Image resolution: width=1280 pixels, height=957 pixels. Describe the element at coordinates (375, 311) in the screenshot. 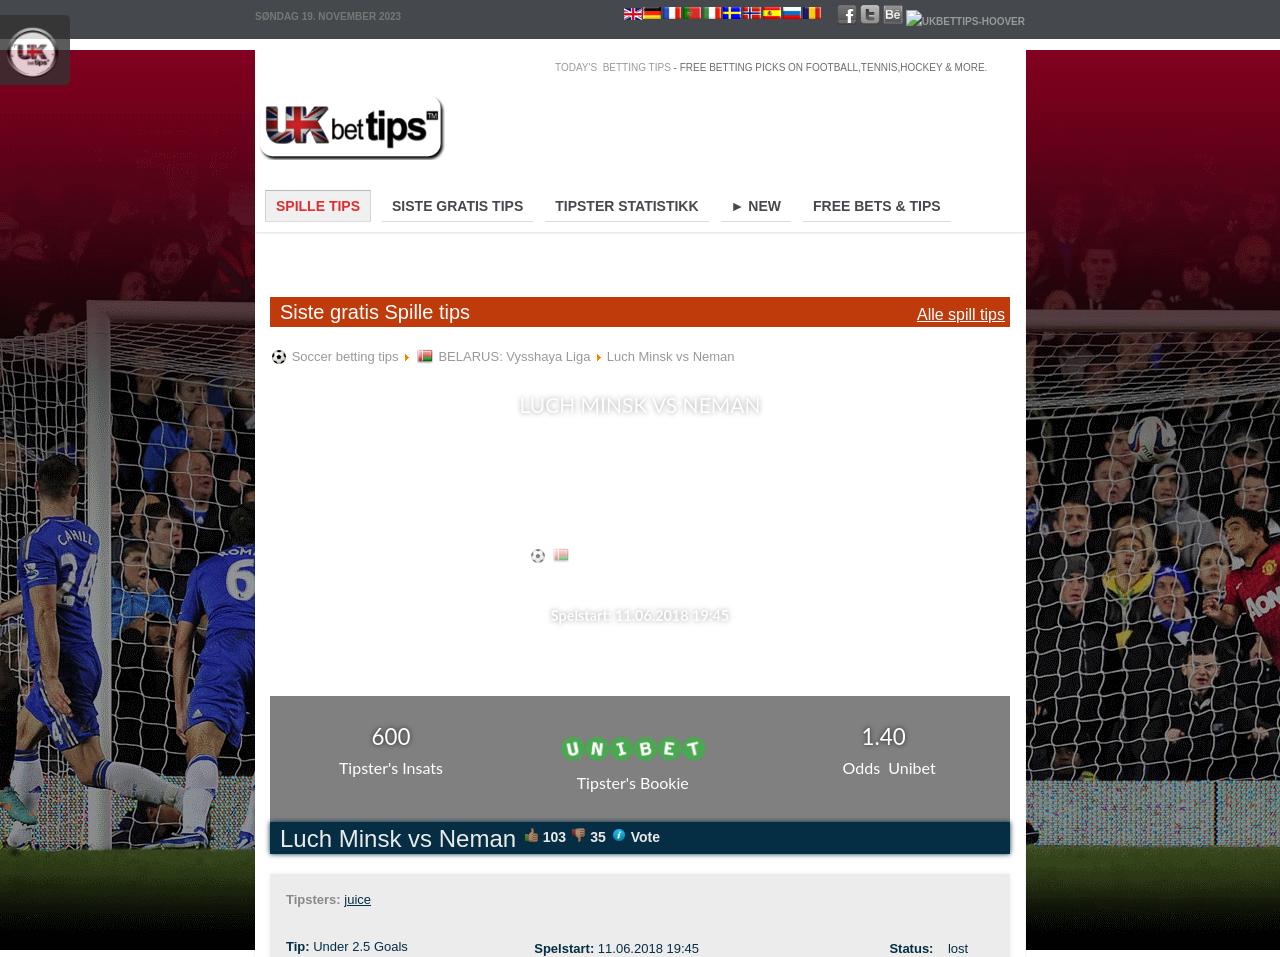

I see `'Siste gratis Spille tips'` at that location.